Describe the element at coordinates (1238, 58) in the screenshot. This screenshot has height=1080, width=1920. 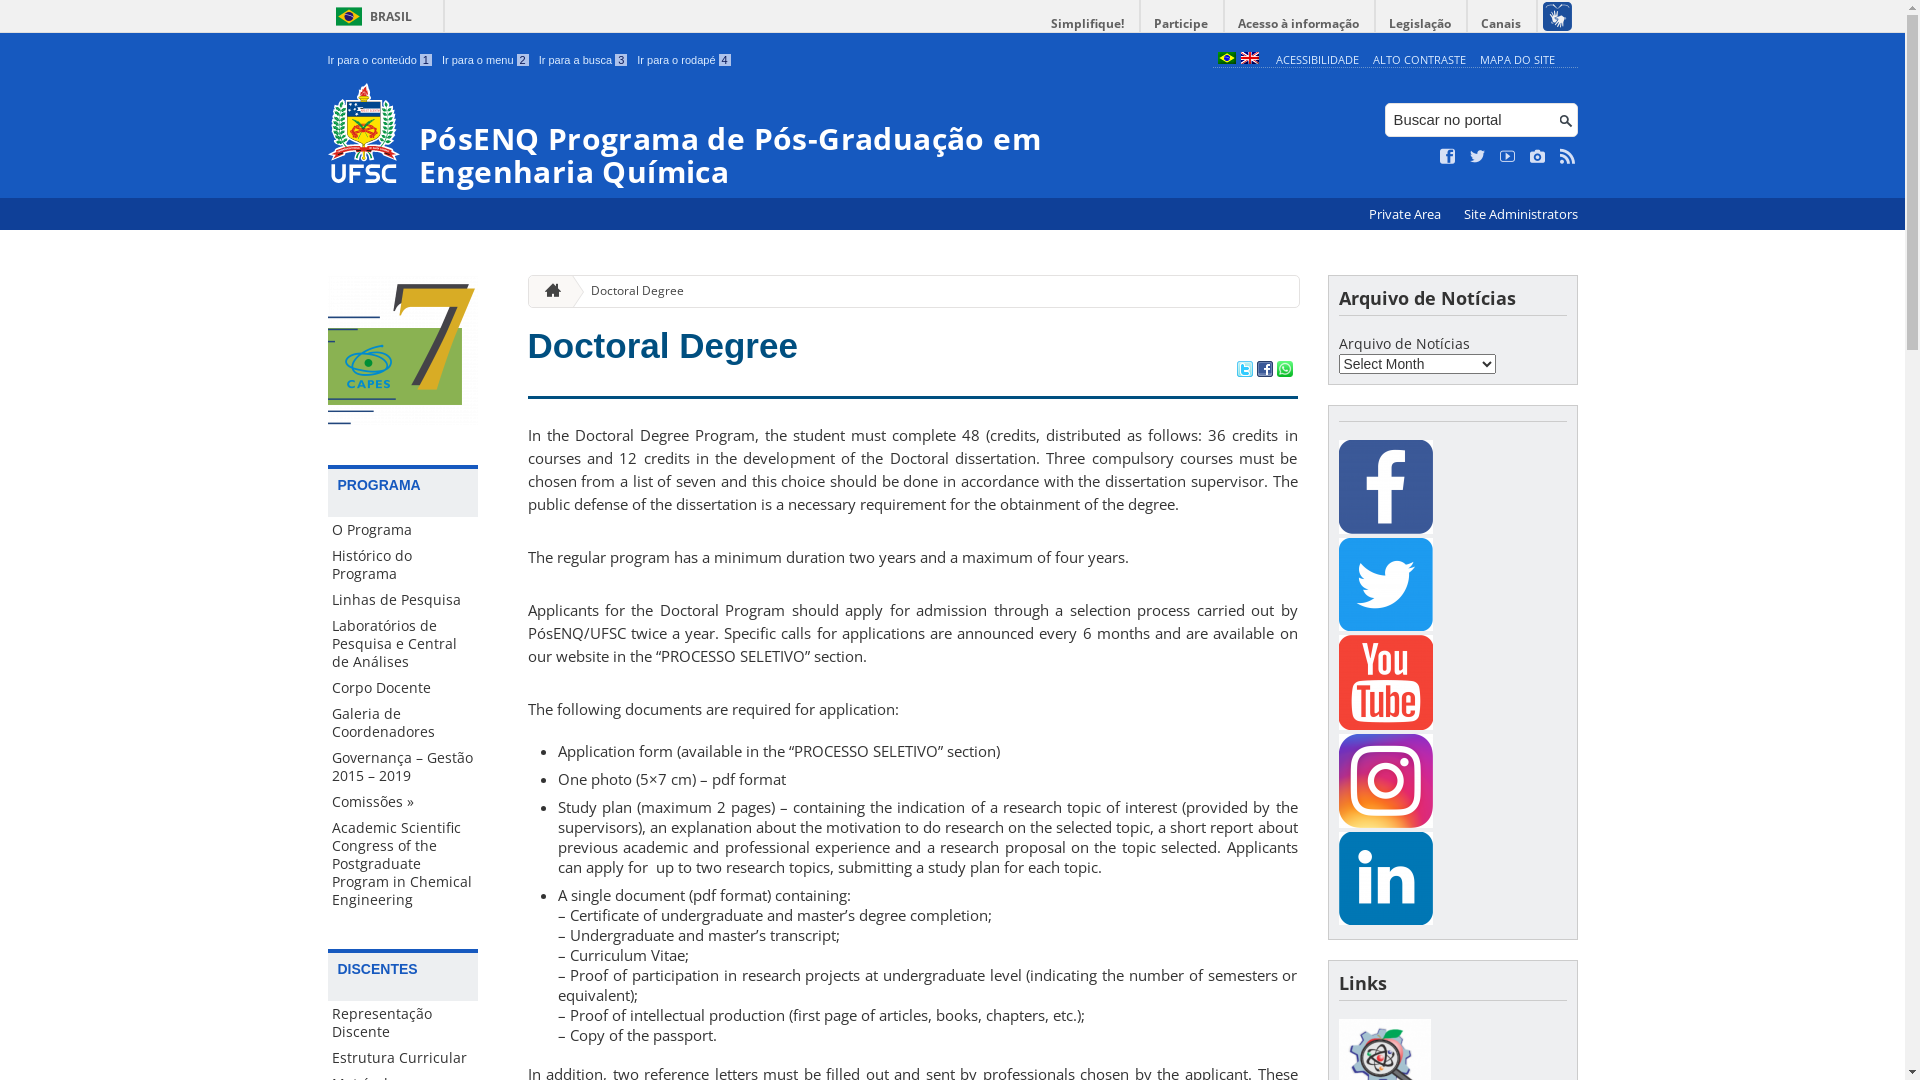
I see `'English (en)'` at that location.